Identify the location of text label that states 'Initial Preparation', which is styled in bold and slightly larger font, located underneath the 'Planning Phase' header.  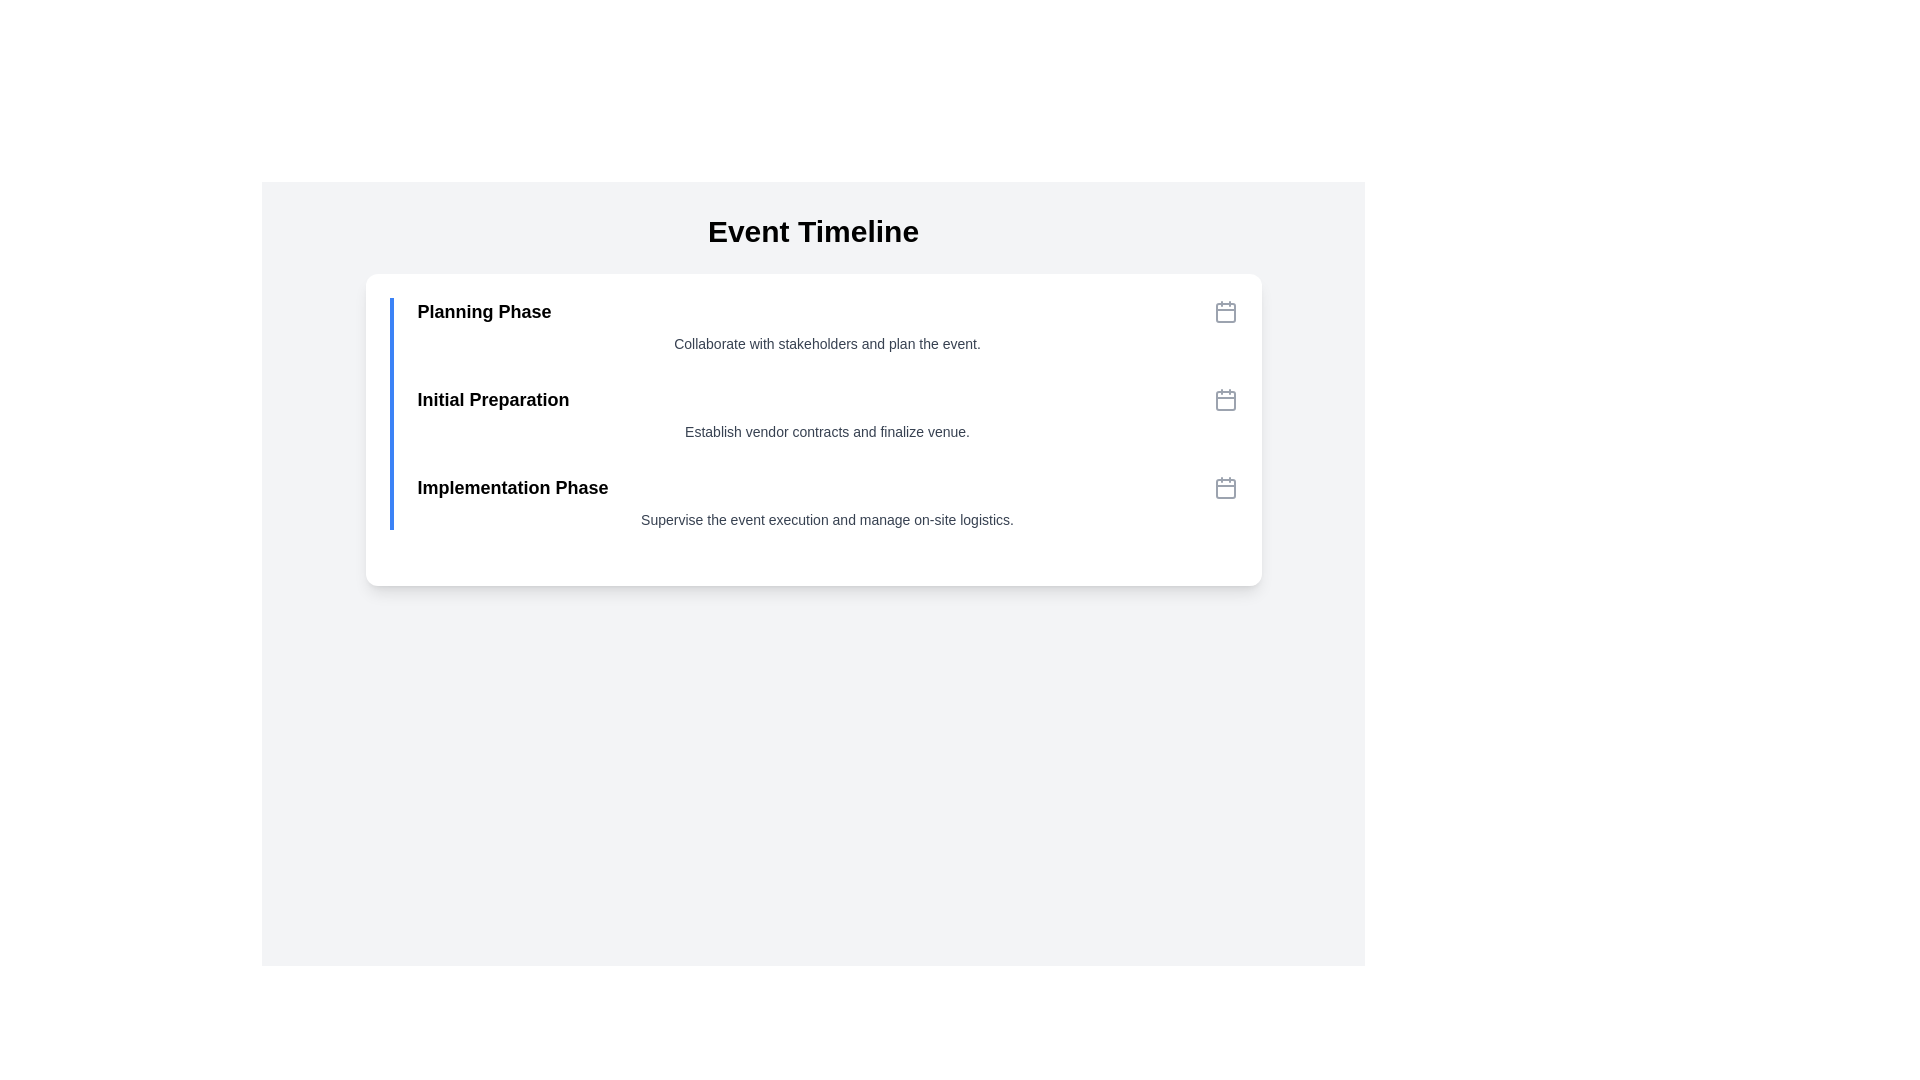
(493, 400).